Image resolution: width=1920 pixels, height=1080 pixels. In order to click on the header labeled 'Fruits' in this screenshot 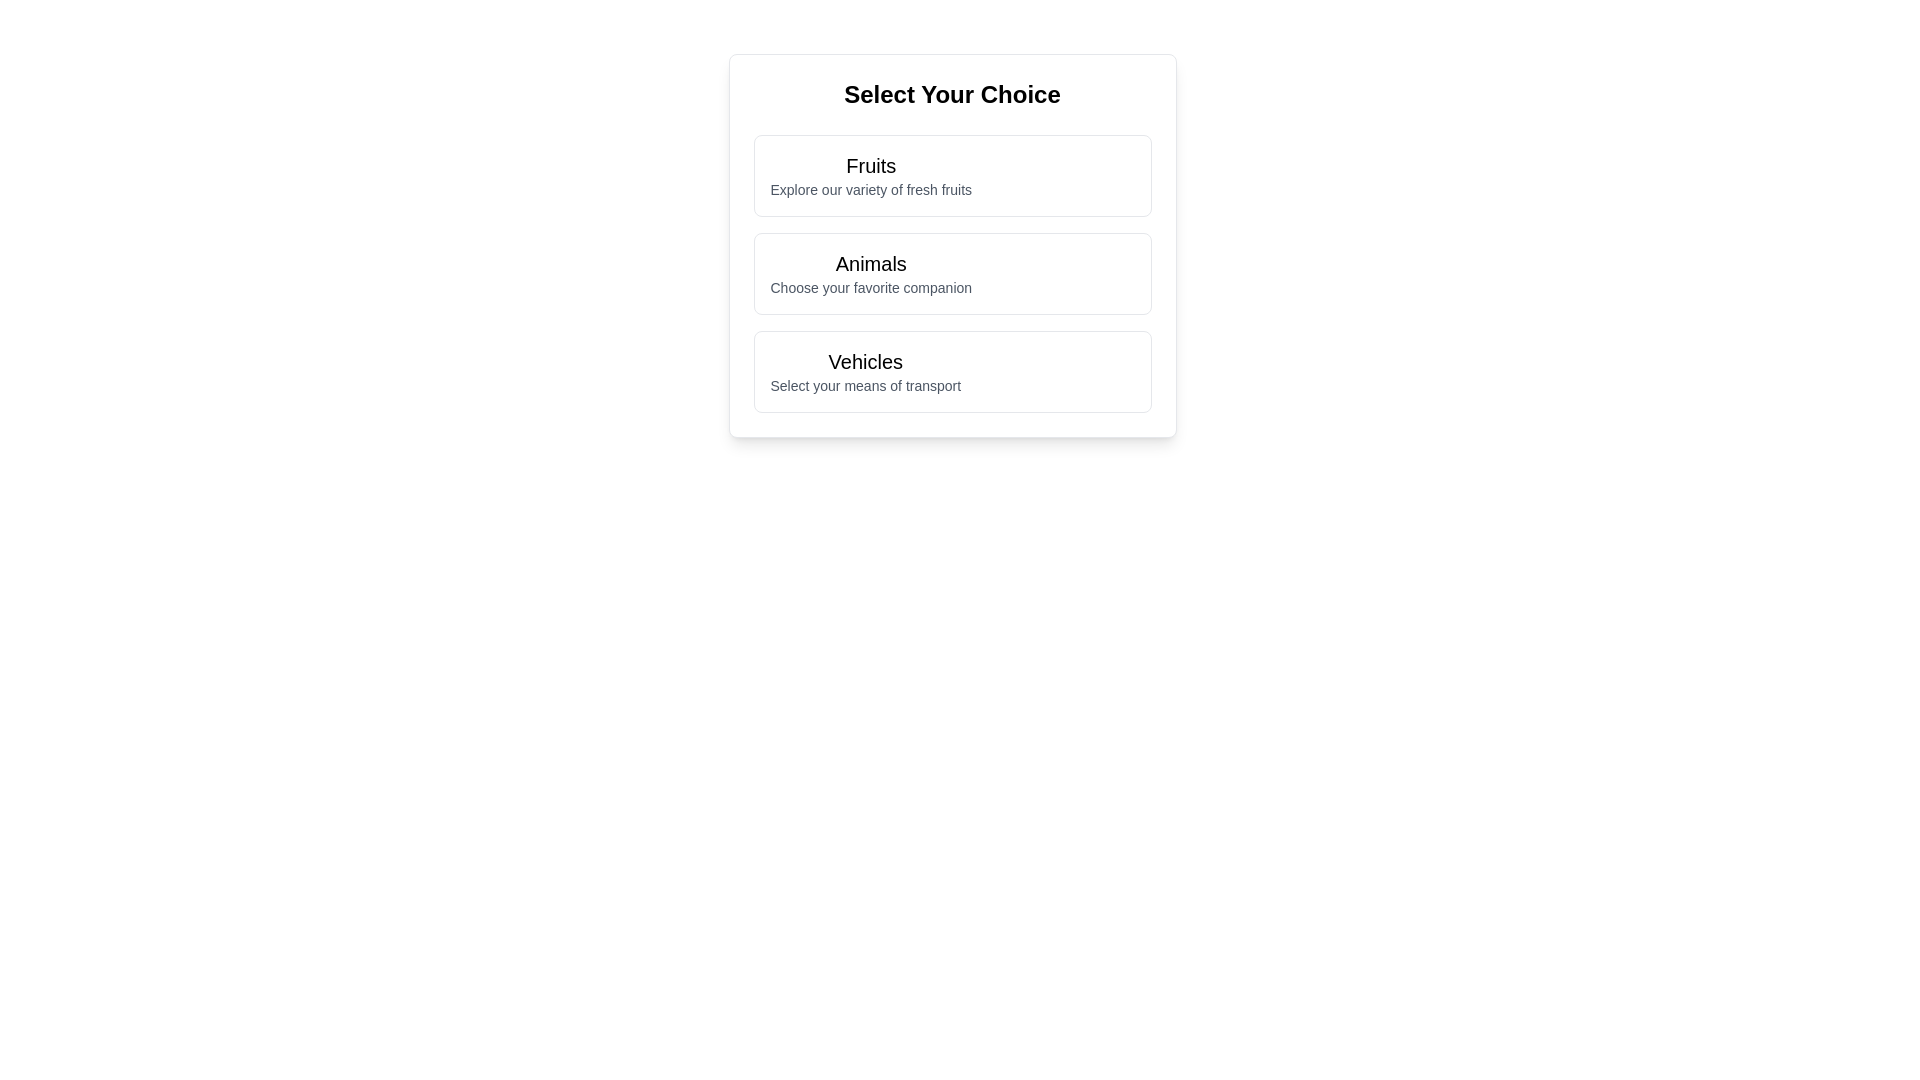, I will do `click(871, 164)`.